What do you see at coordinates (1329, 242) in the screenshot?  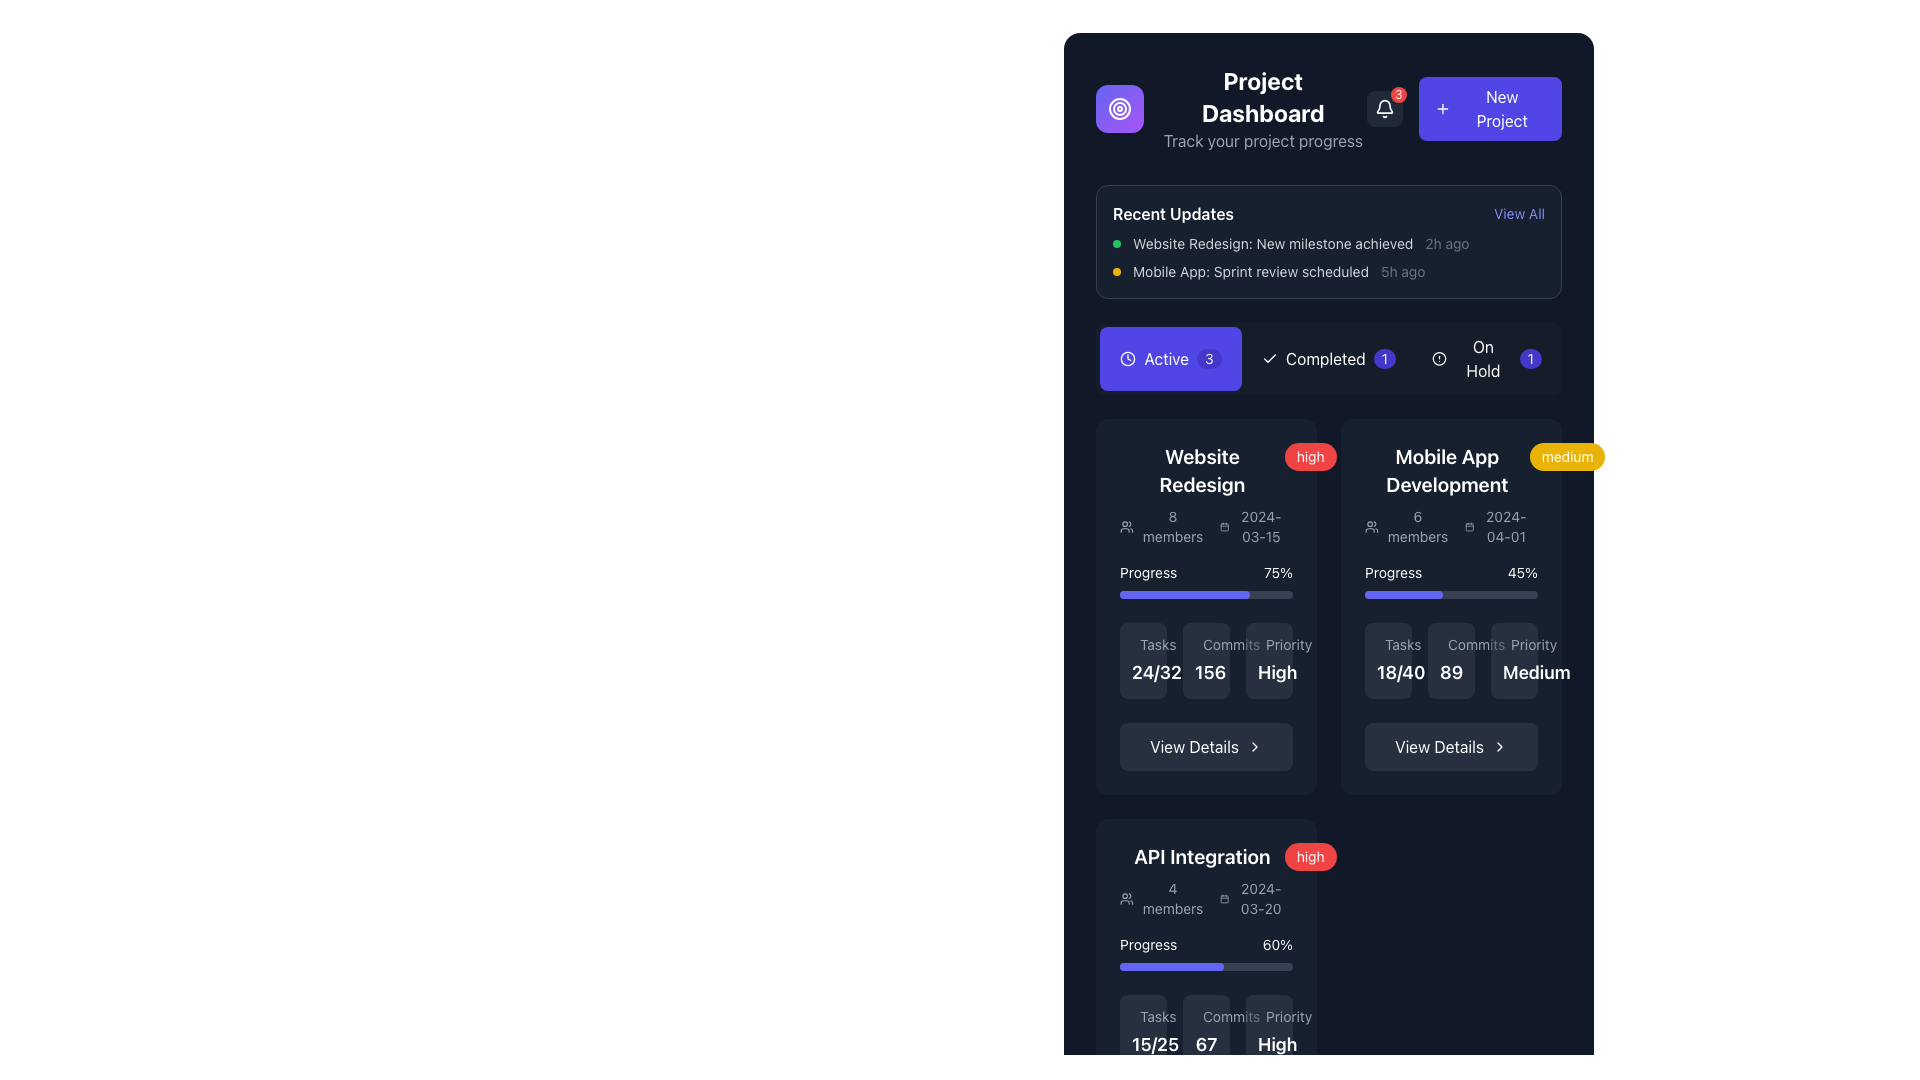 I see `the project update list item regarding 'Website Redesign'` at bounding box center [1329, 242].